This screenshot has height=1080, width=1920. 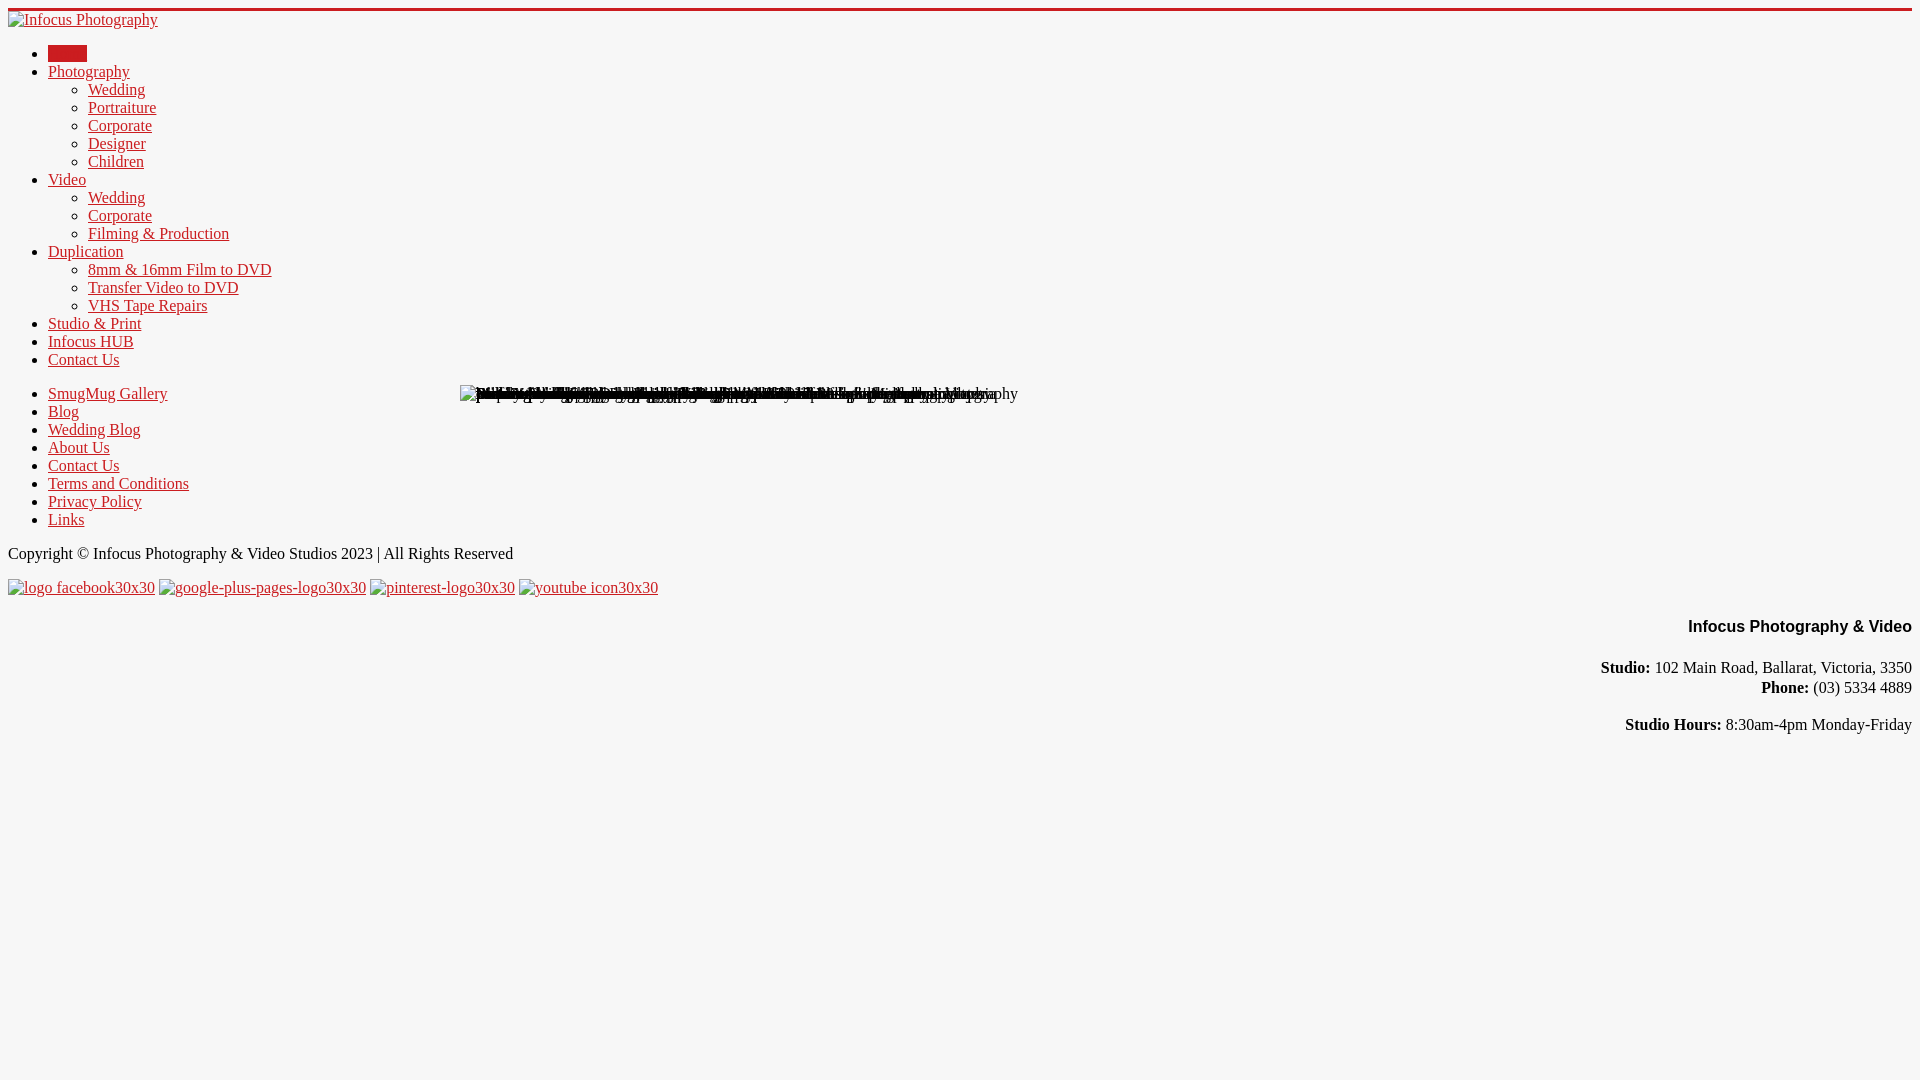 What do you see at coordinates (88, 70) in the screenshot?
I see `'Photography'` at bounding box center [88, 70].